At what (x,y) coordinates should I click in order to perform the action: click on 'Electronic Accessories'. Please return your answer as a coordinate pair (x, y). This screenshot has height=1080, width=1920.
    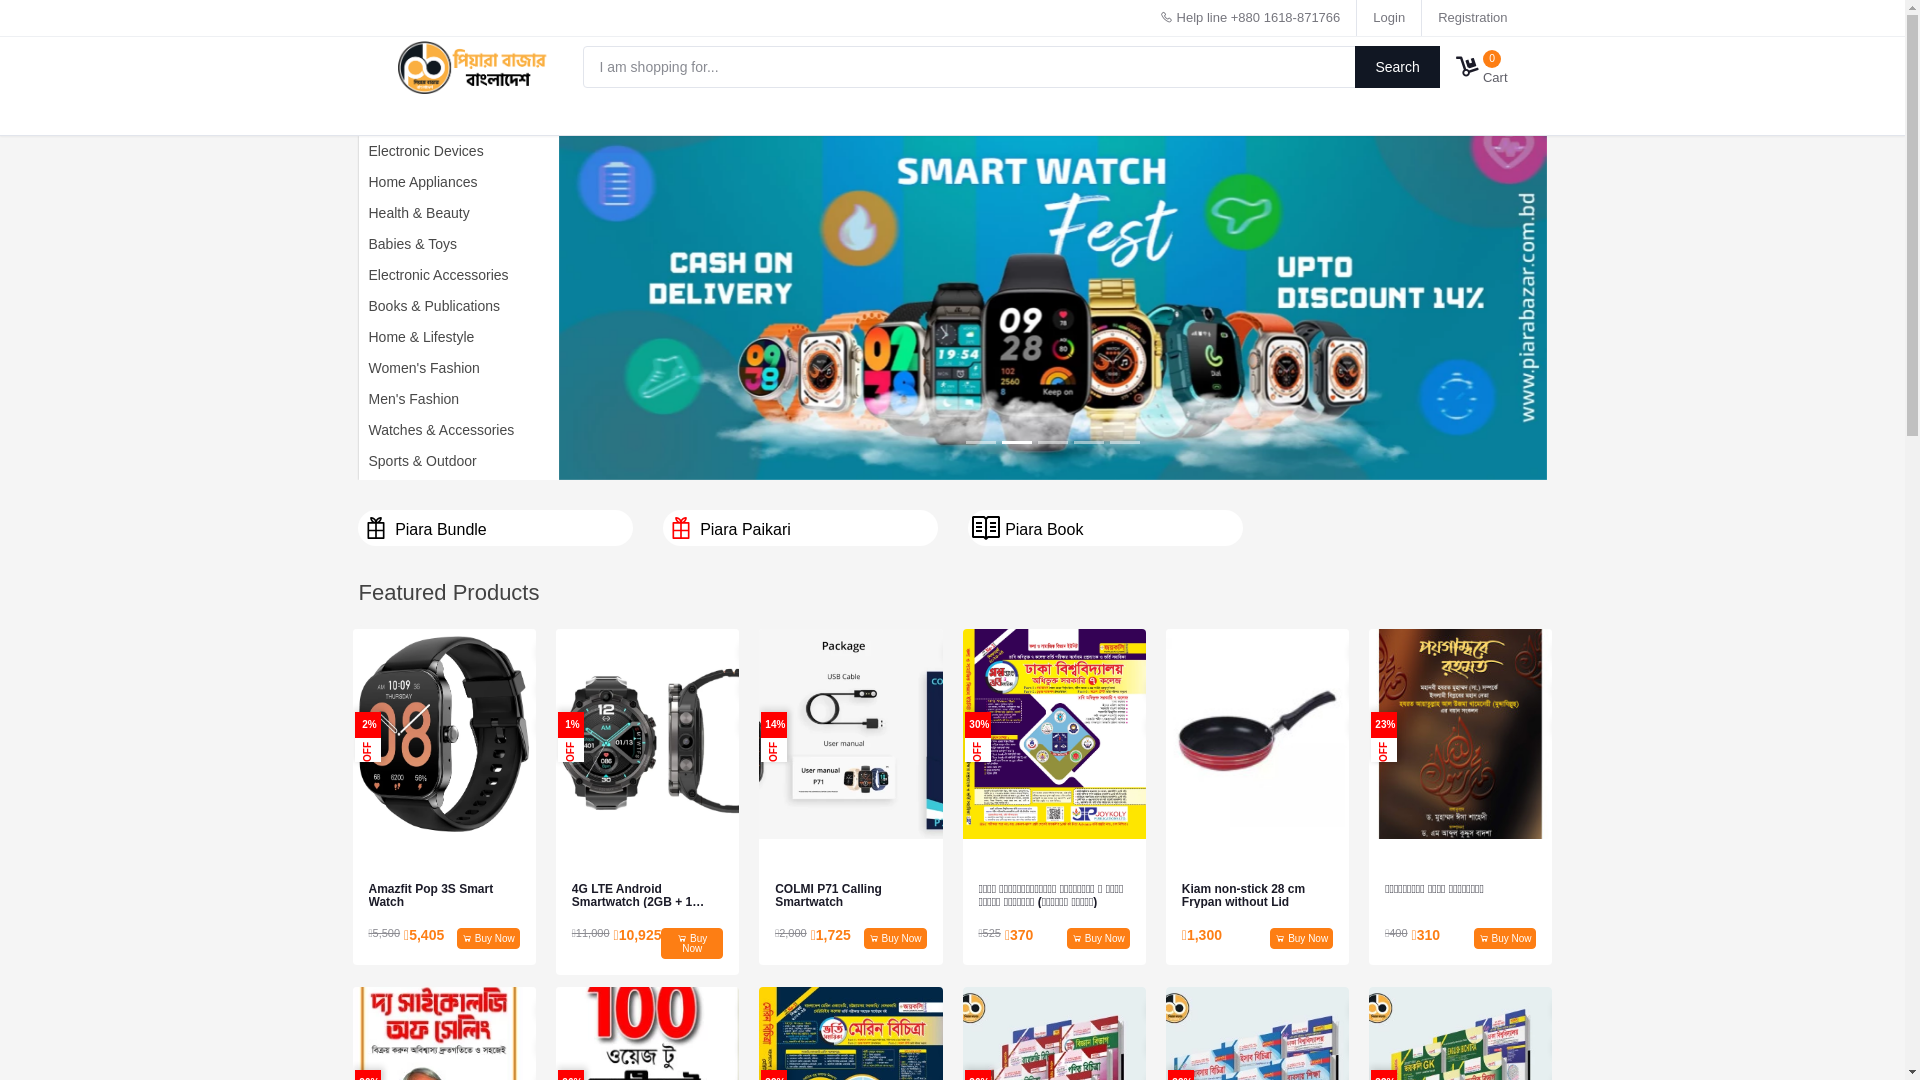
    Looking at the image, I should click on (431, 274).